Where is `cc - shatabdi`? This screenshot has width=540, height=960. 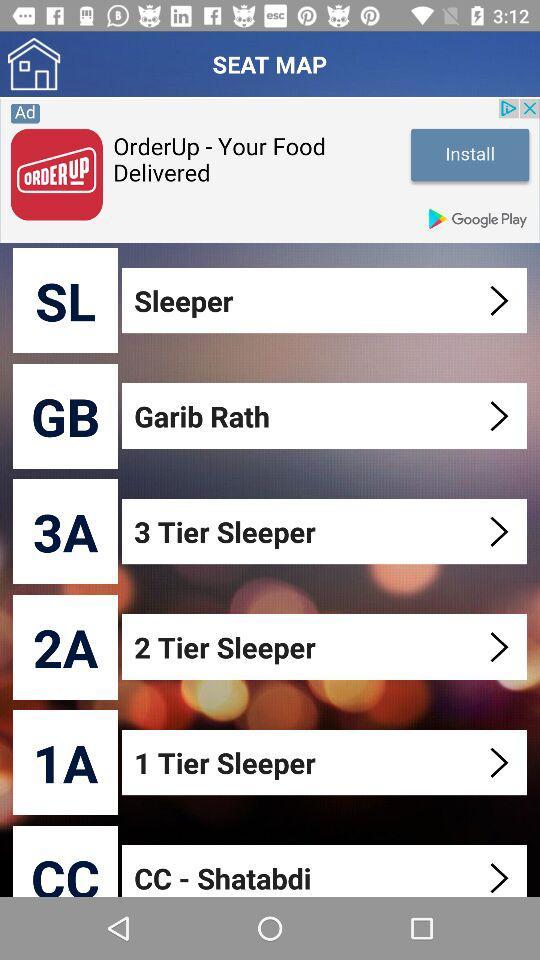
cc - shatabdi is located at coordinates (326, 870).